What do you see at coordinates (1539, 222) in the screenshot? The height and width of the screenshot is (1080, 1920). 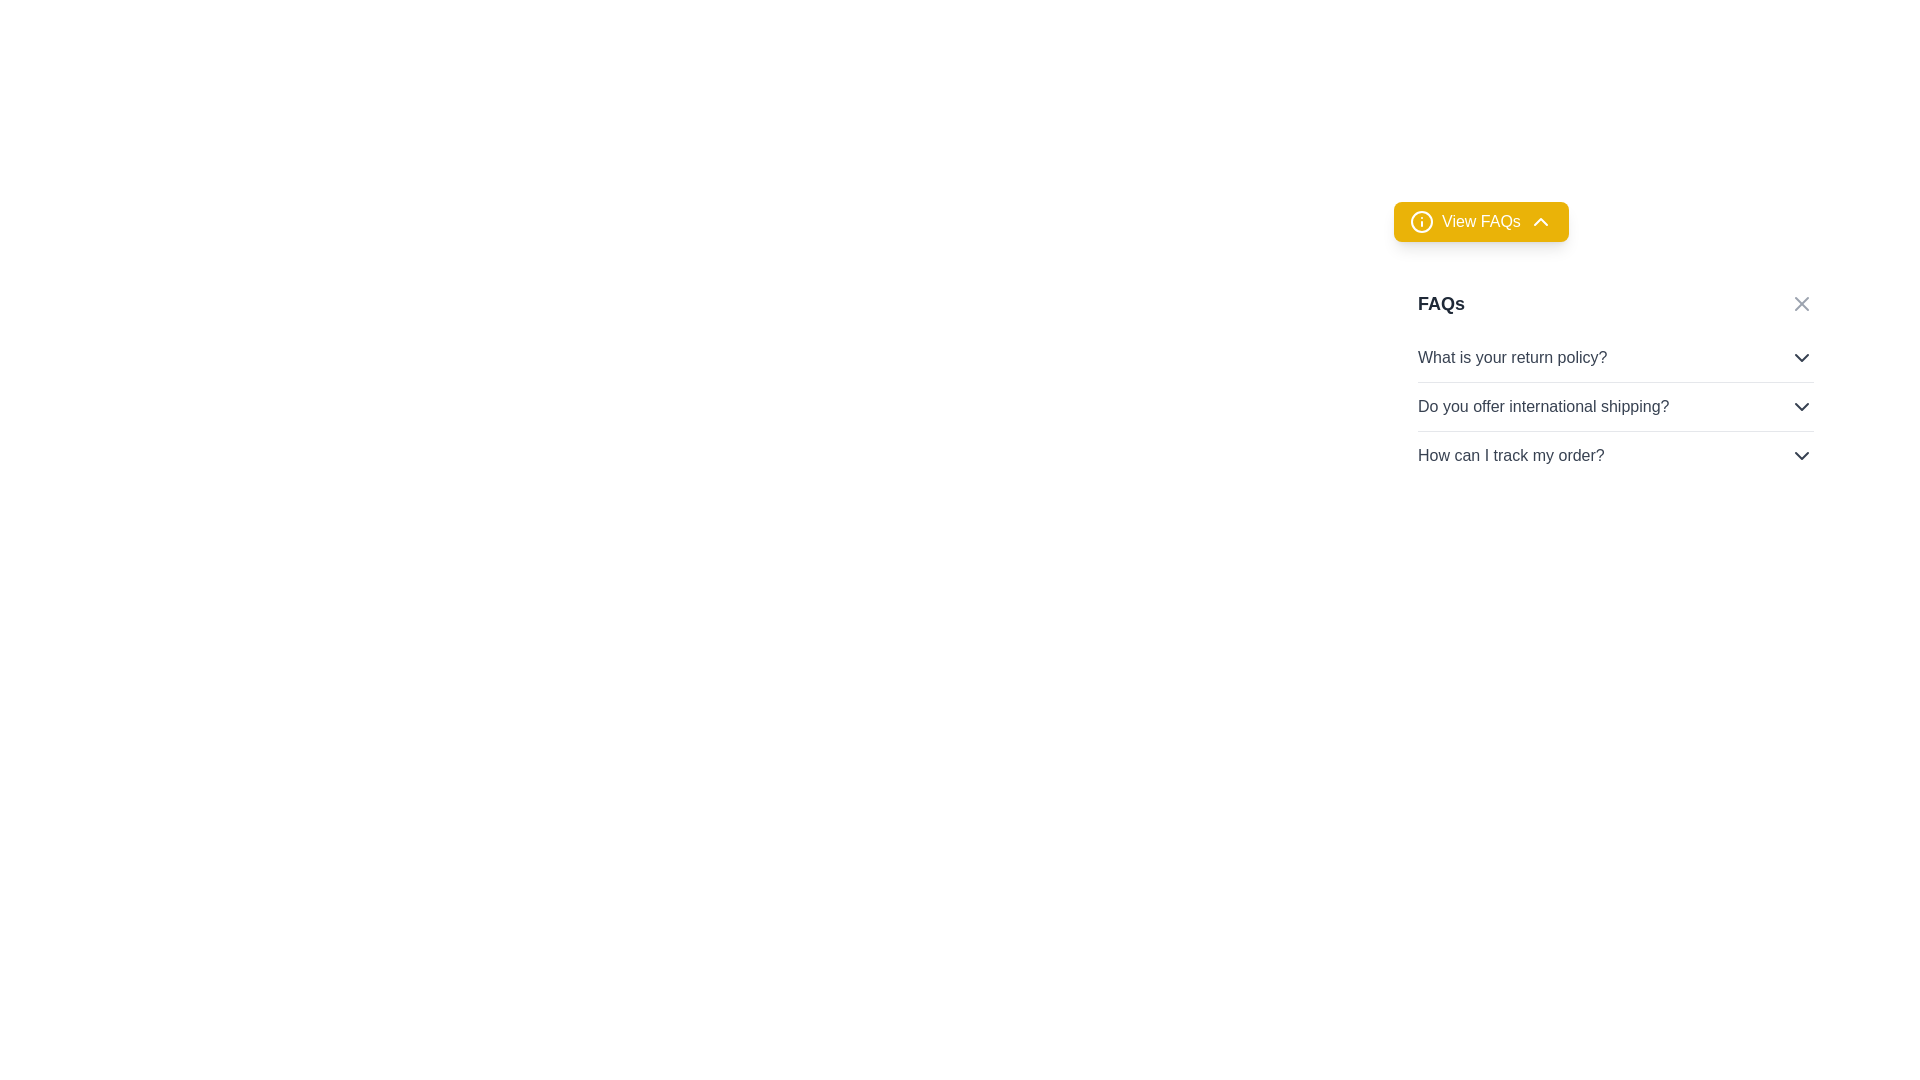 I see `the collapsibility icon located within the 'View FAQs' button, which is situated near the top-right area of the interface, to the right of the circular information icon` at bounding box center [1539, 222].